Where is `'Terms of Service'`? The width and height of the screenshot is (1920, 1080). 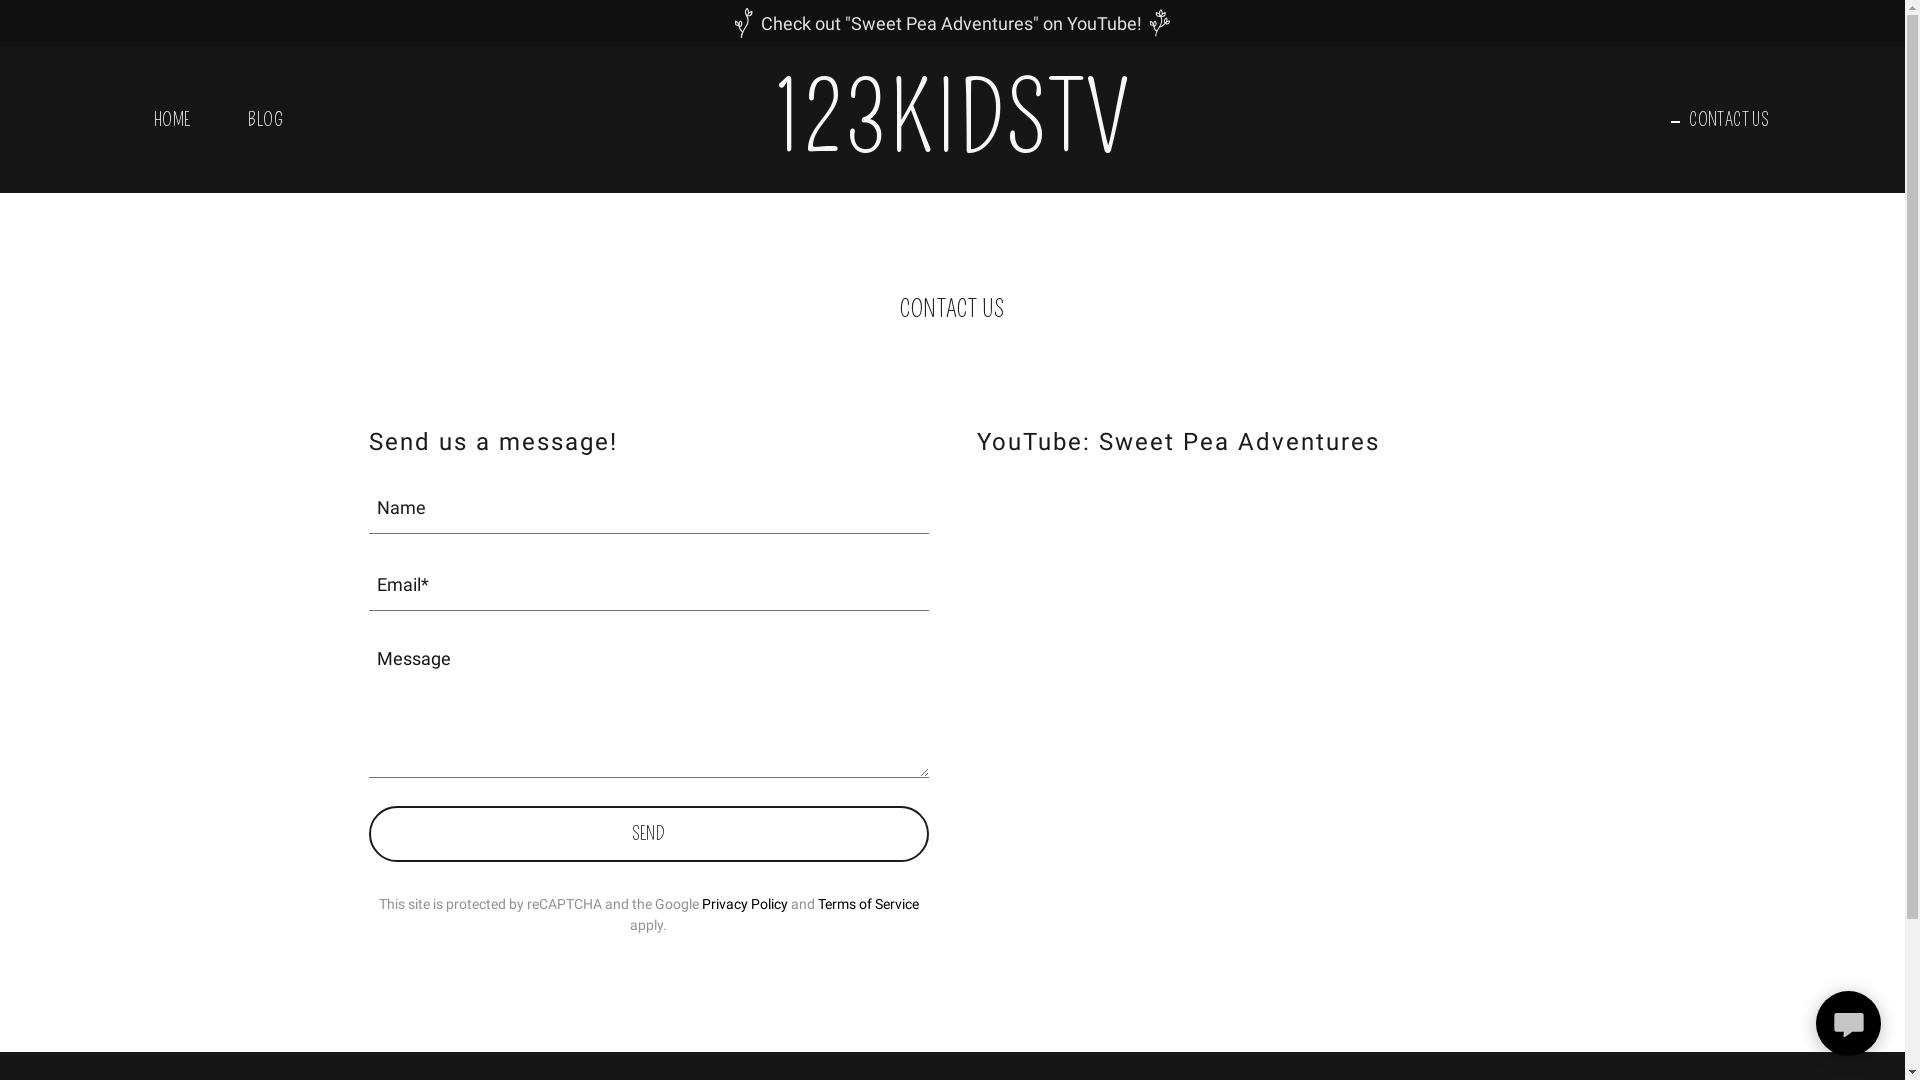
'Terms of Service' is located at coordinates (817, 903).